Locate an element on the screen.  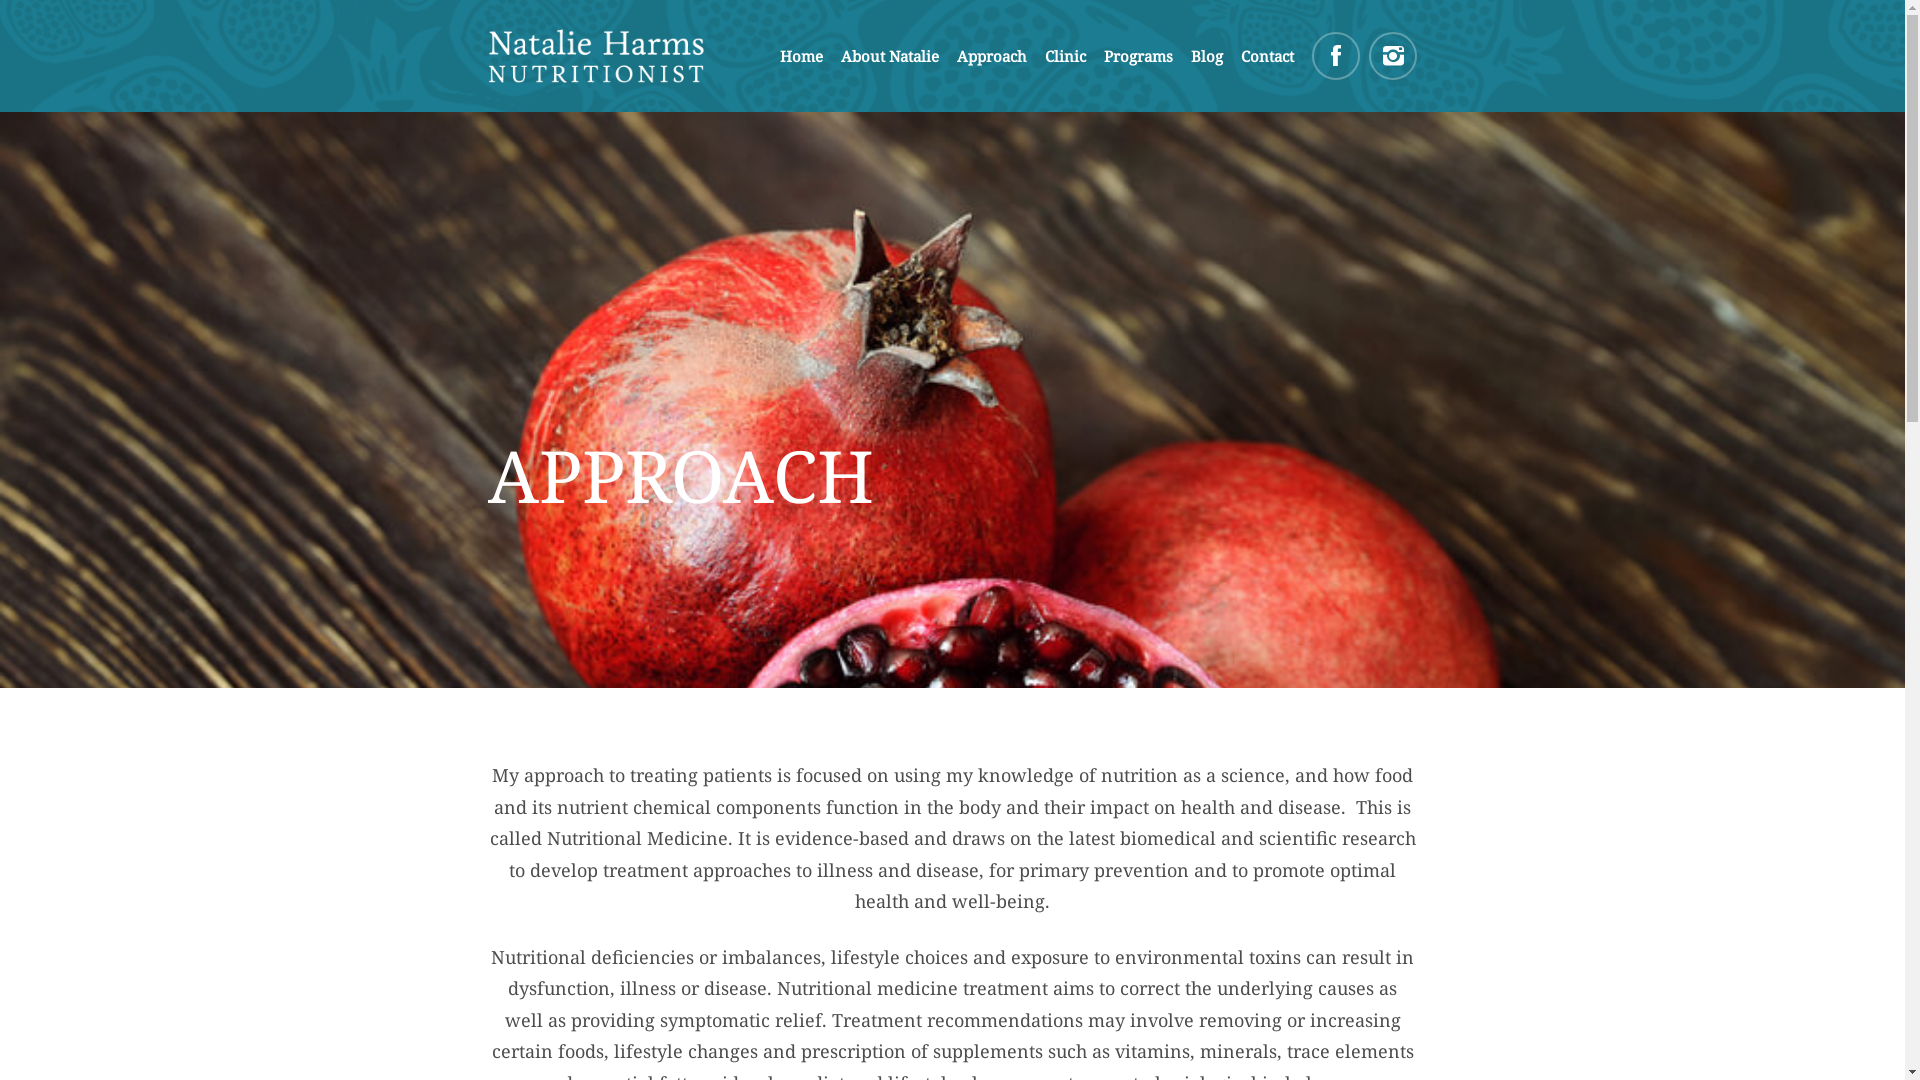
'Home' is located at coordinates (778, 55).